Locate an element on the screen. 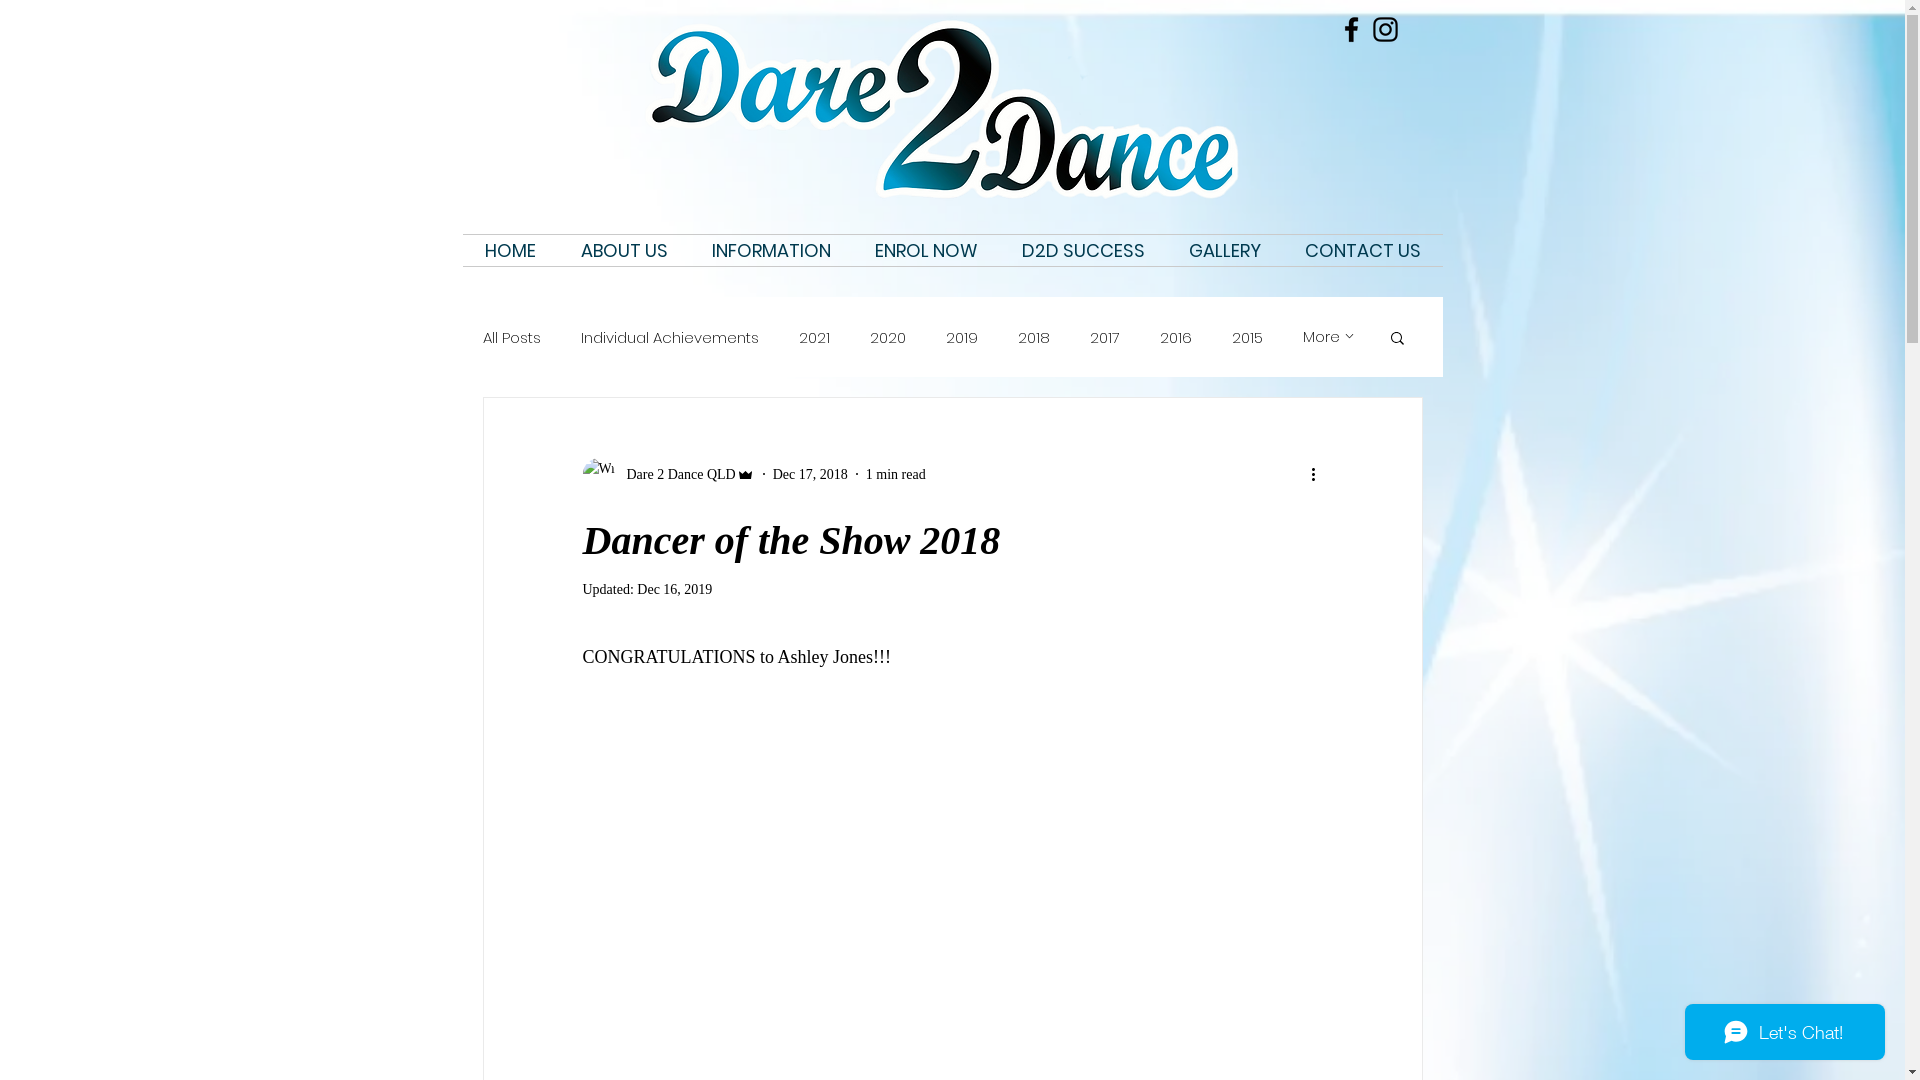 The height and width of the screenshot is (1080, 1920). '2020' is located at coordinates (887, 336).